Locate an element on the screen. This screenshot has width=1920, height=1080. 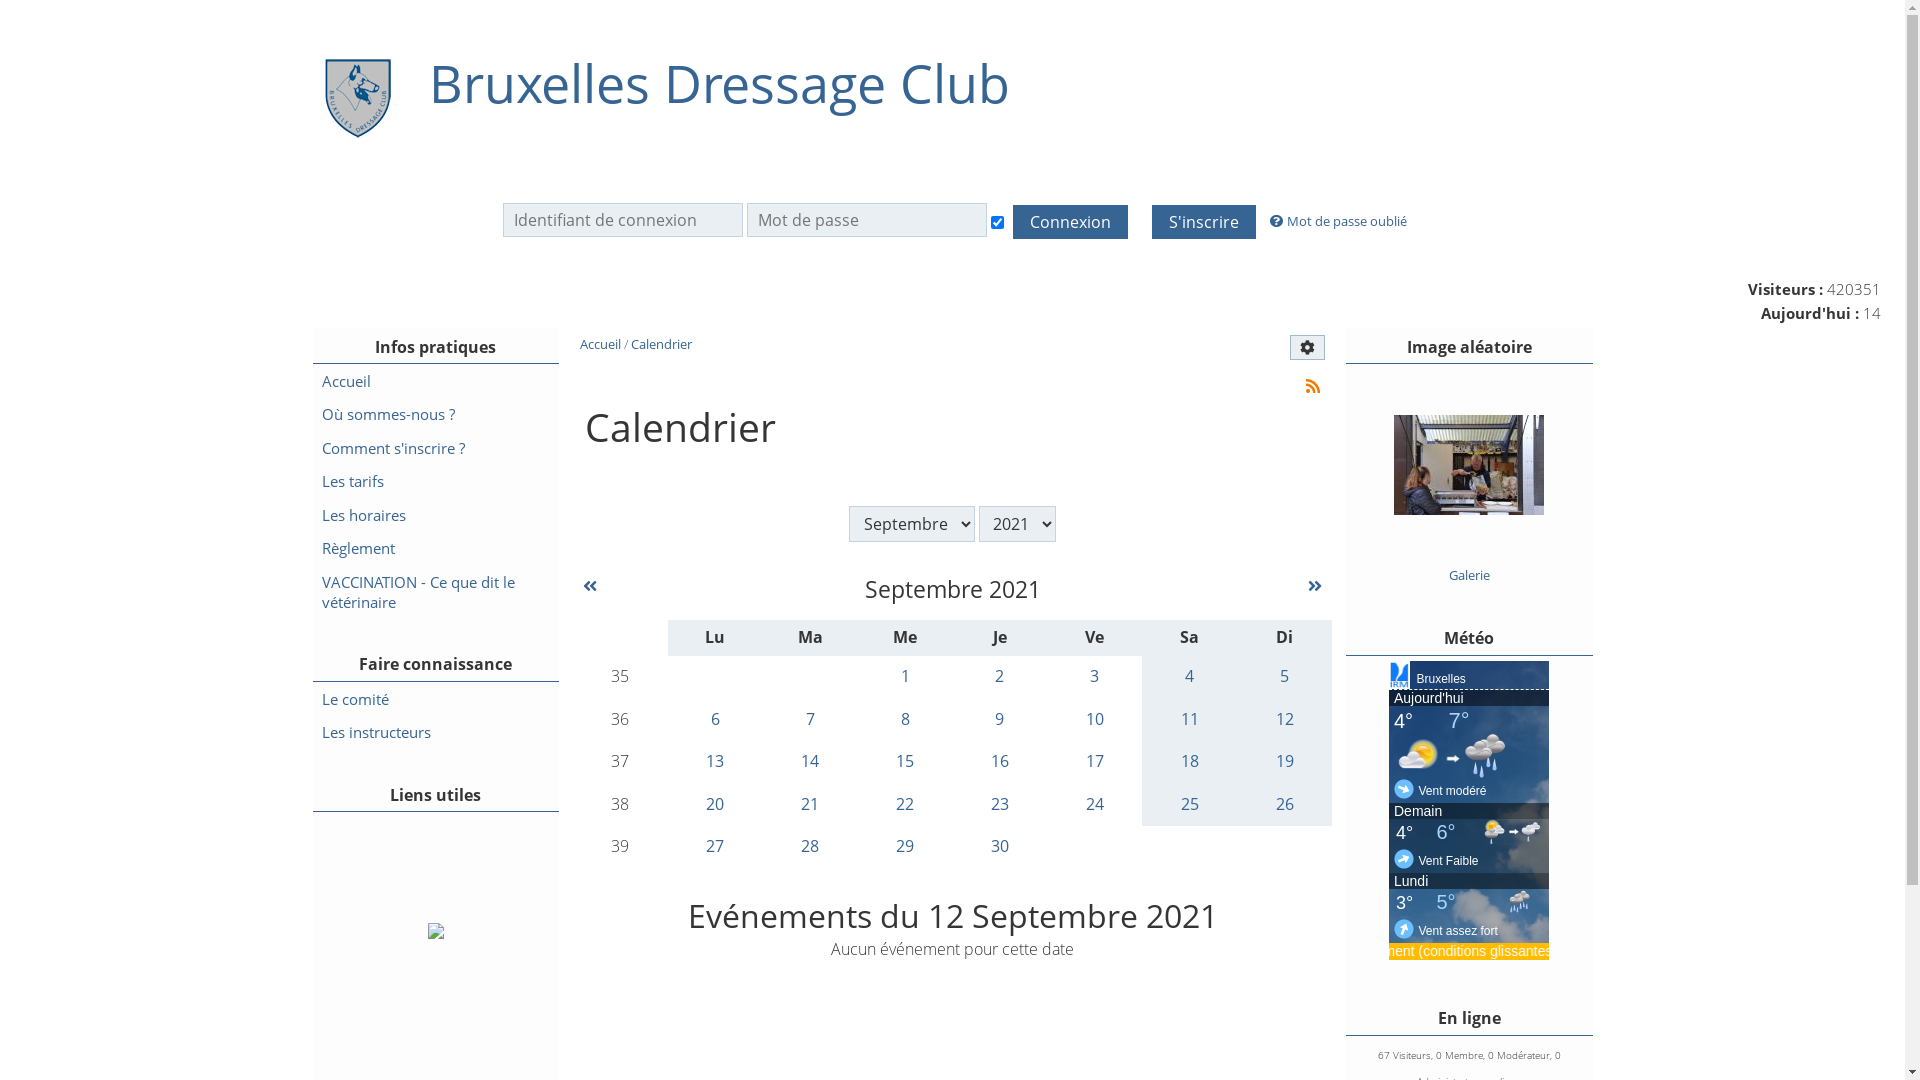
'19' is located at coordinates (1284, 762).